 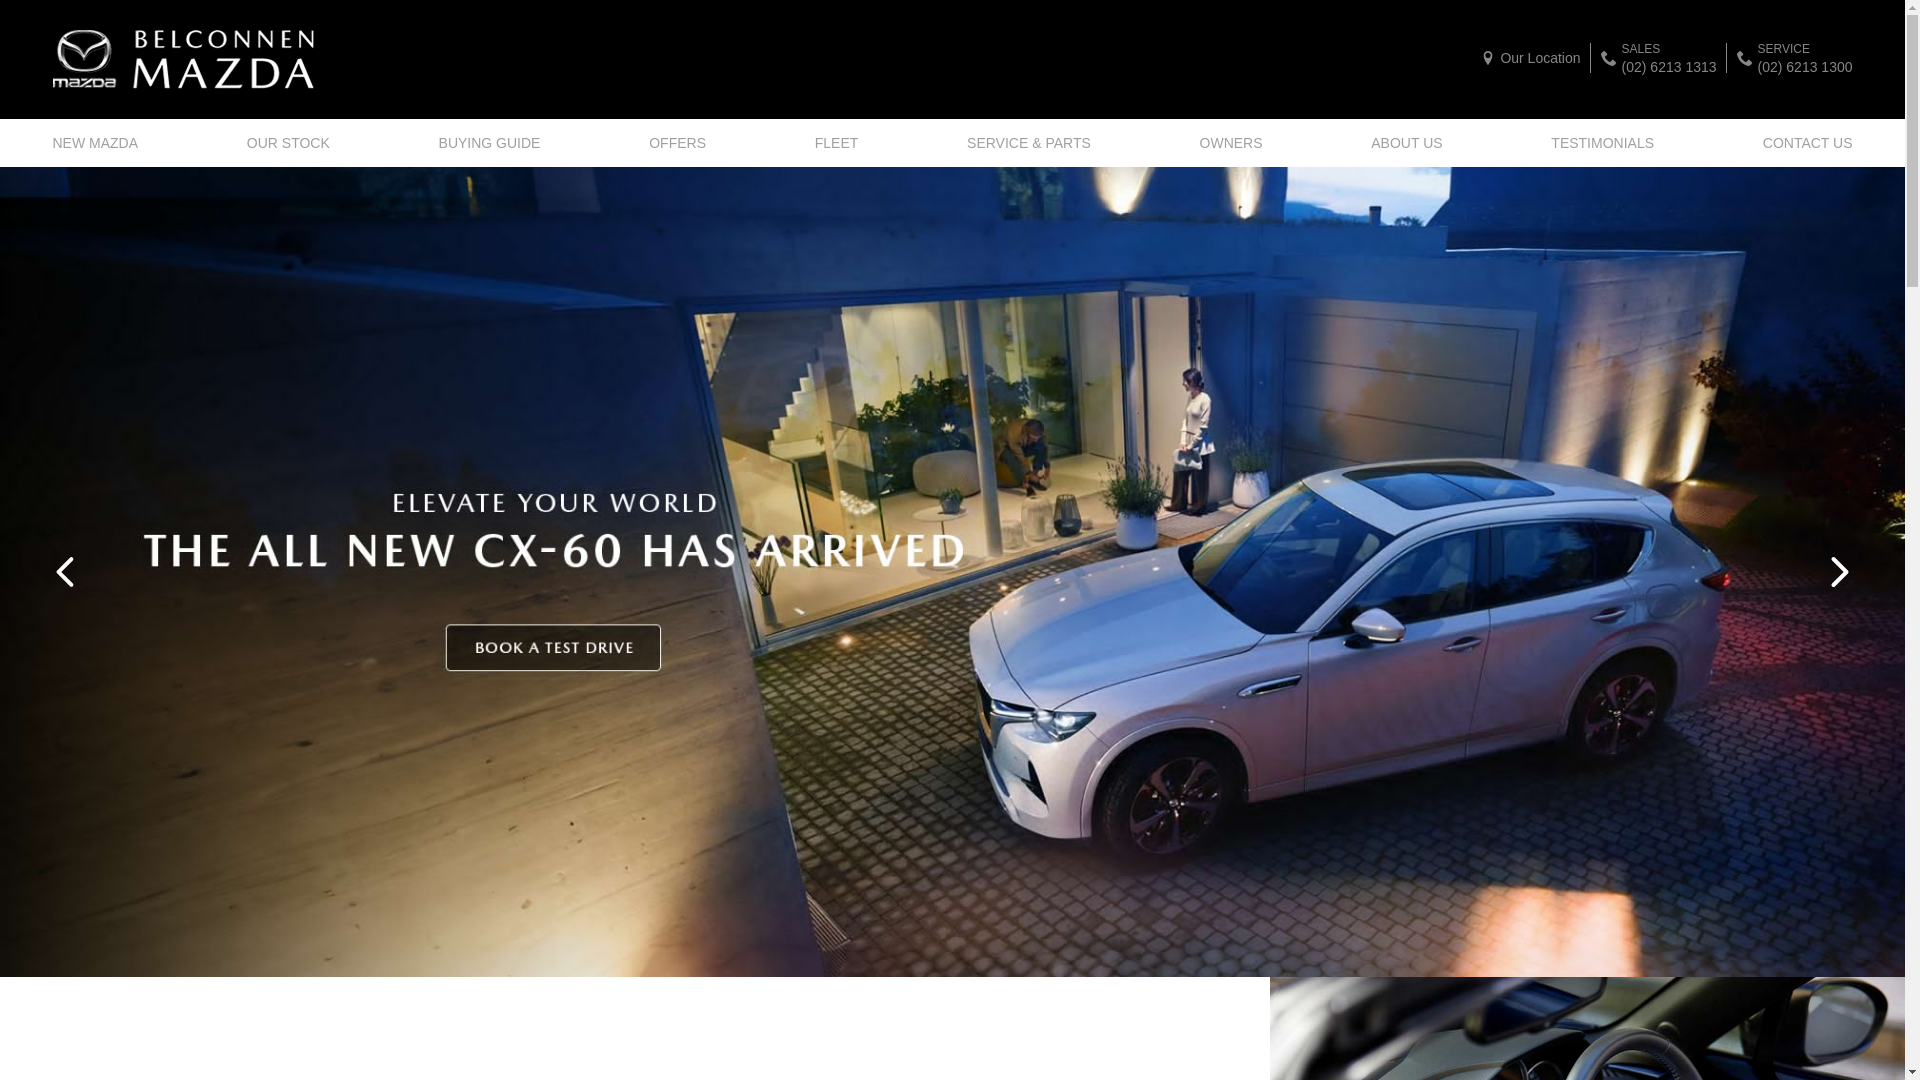 What do you see at coordinates (1529, 56) in the screenshot?
I see `'Our Location'` at bounding box center [1529, 56].